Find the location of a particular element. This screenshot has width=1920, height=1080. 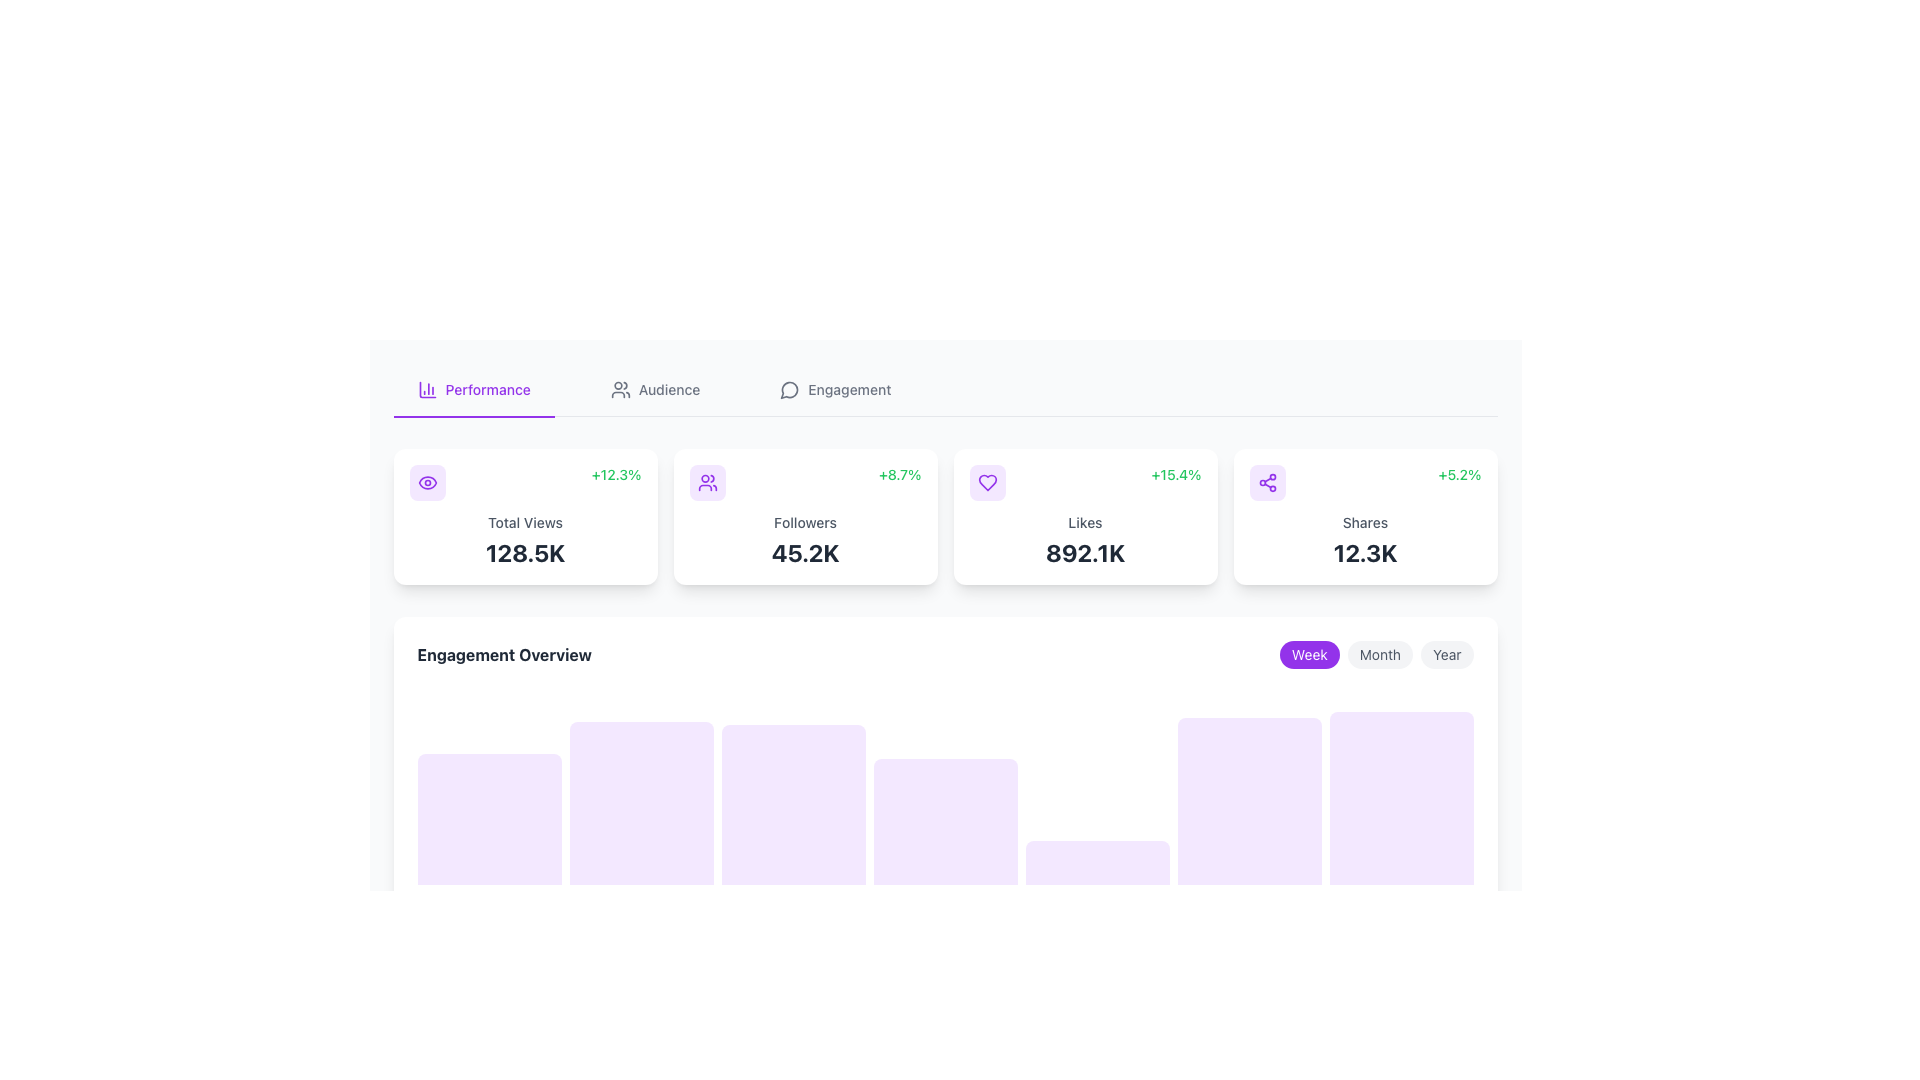

the fifth column of the Visualization Bar in the bar chart, which represents a data point or metric and is located near the bottom of the interface is located at coordinates (1096, 861).